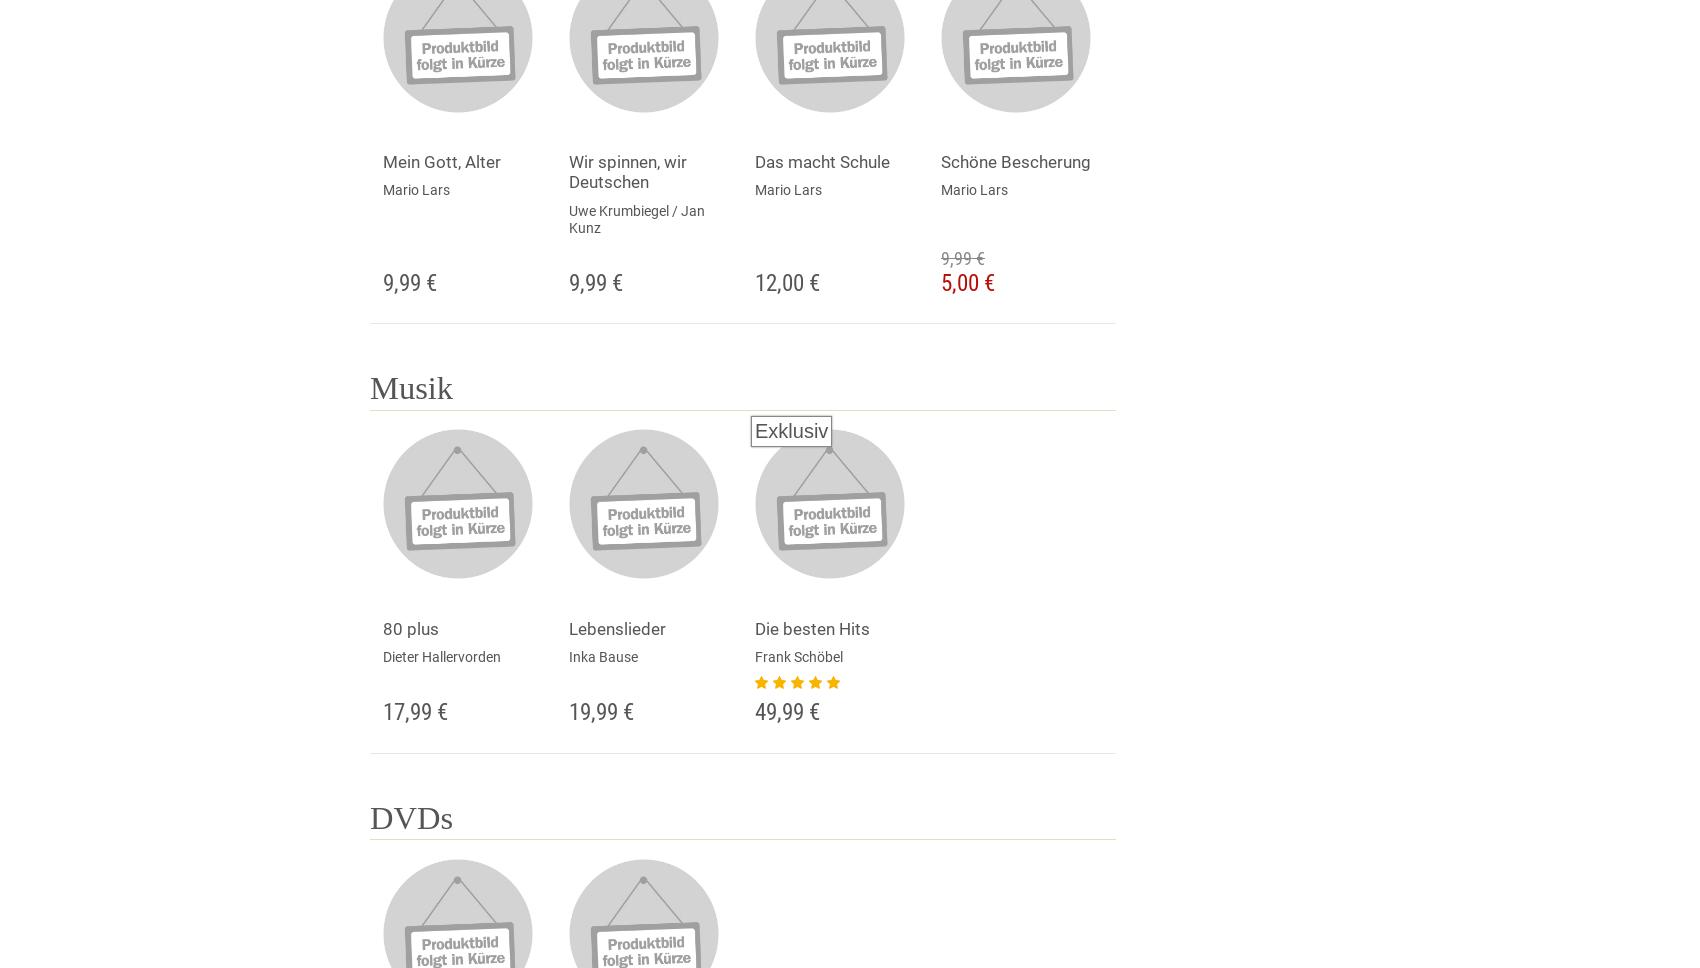  What do you see at coordinates (616, 627) in the screenshot?
I see `'Lebenslieder'` at bounding box center [616, 627].